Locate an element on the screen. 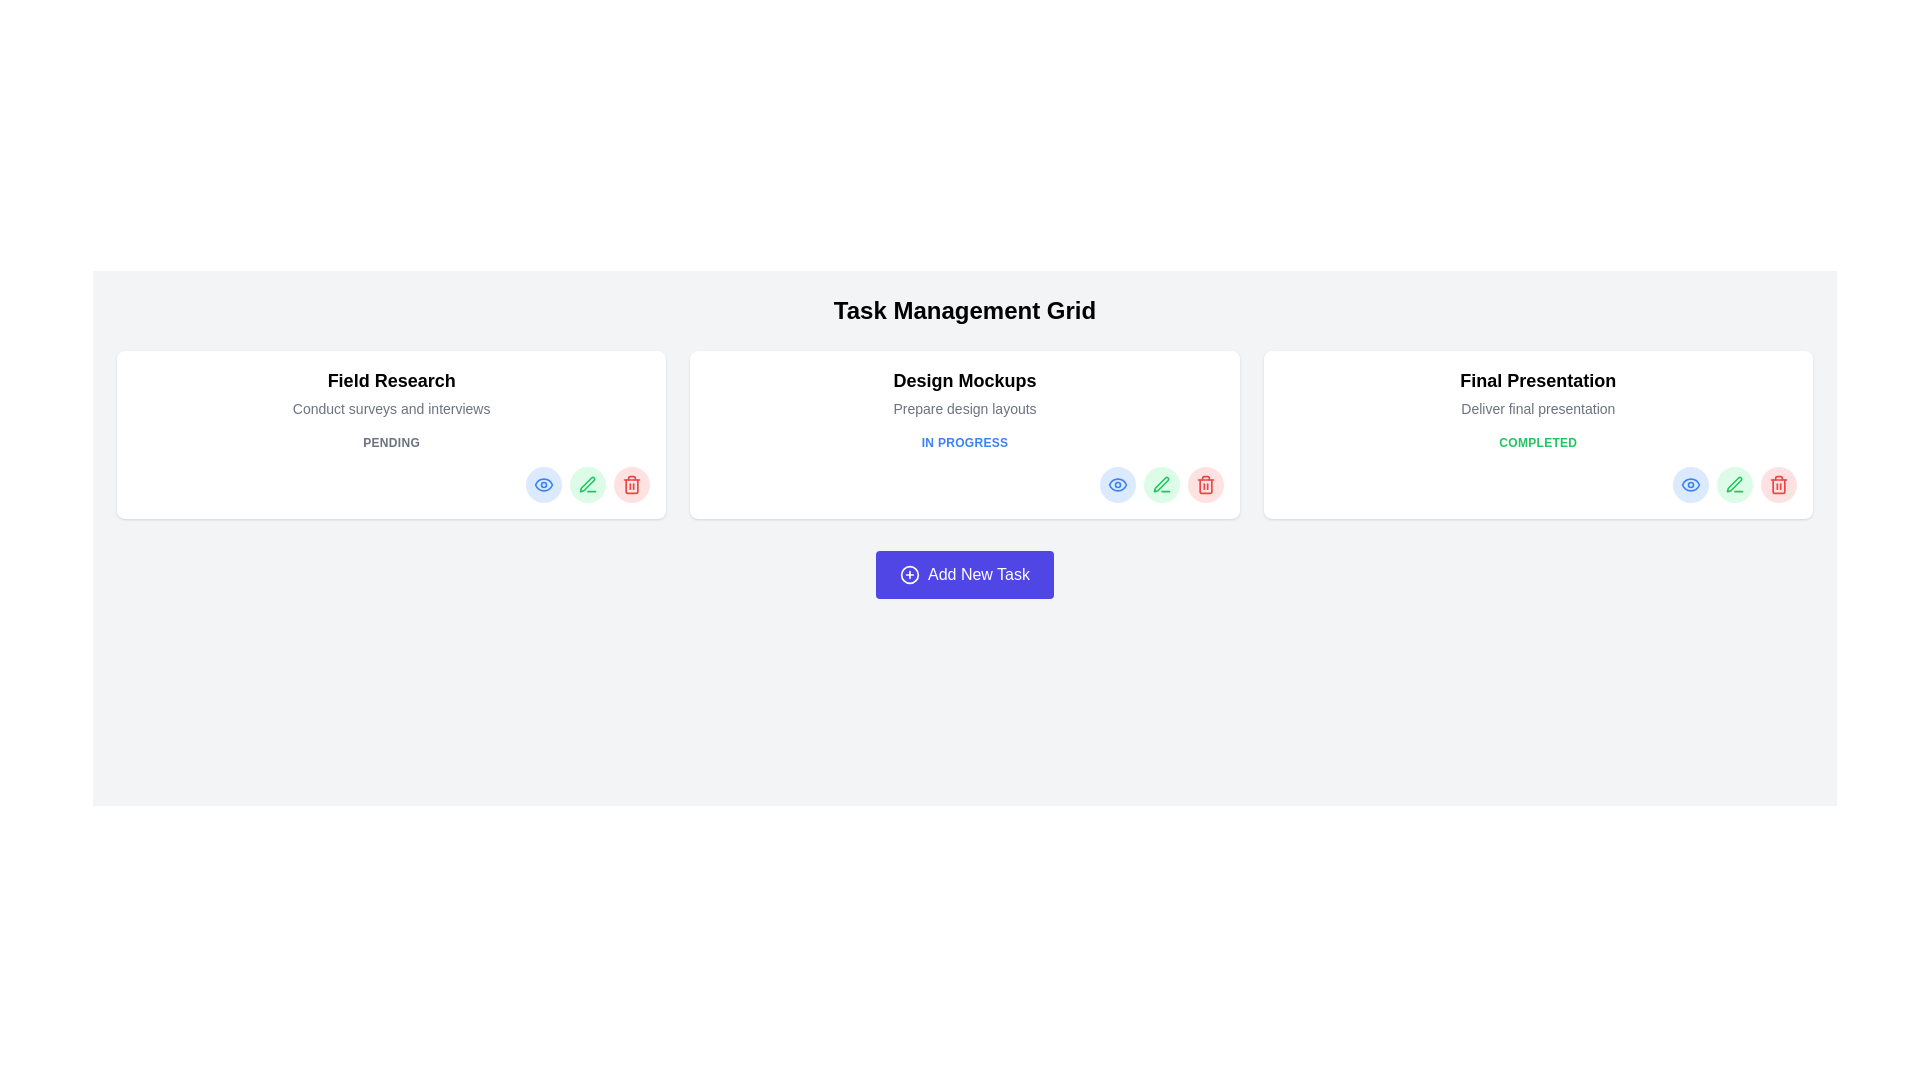  the 'View' button located in the bottom-right corner of the 'Final Presentation' card in the third column of the task management grid is located at coordinates (1688, 485).